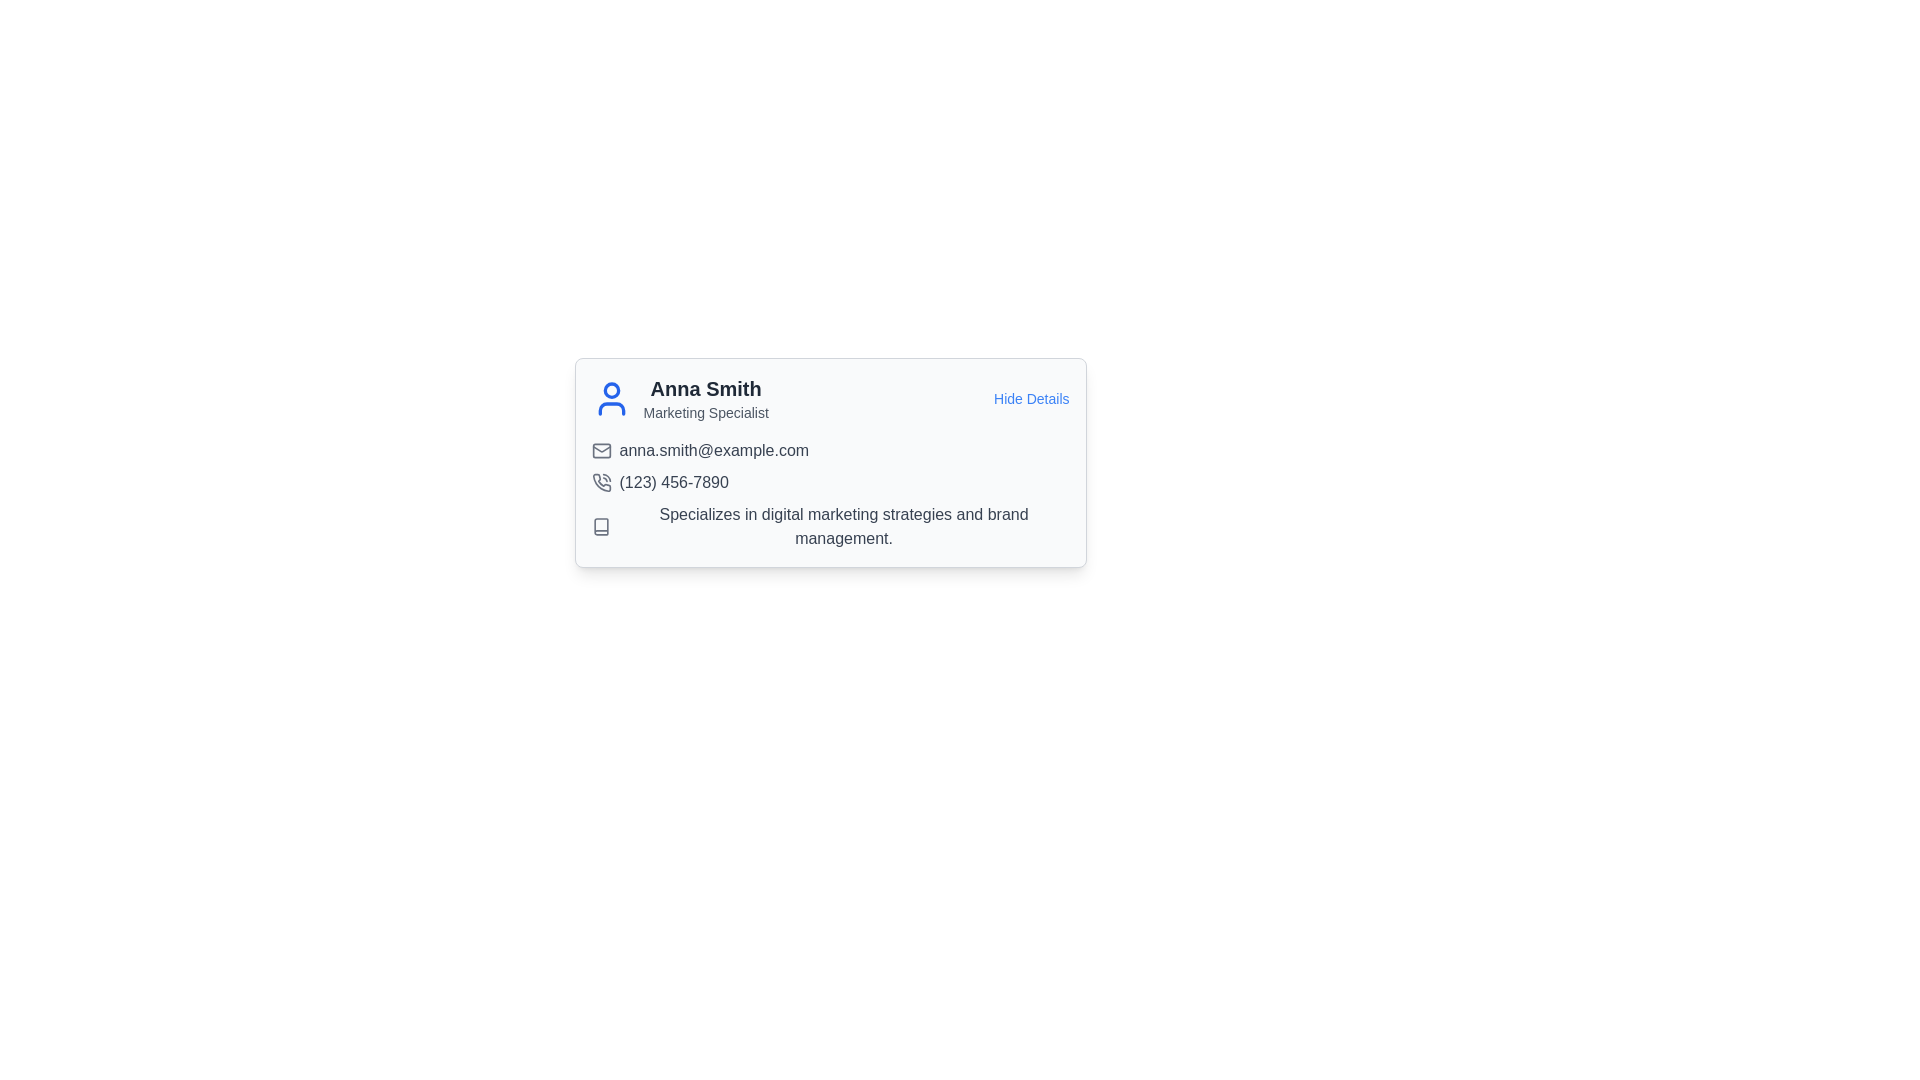 This screenshot has height=1080, width=1920. Describe the element at coordinates (844, 526) in the screenshot. I see `the text element that contains 'Specializes in digital marketing strategies and brand management.' which is styled in gray and positioned beneath the contact information for 'Anna Smith'` at that location.